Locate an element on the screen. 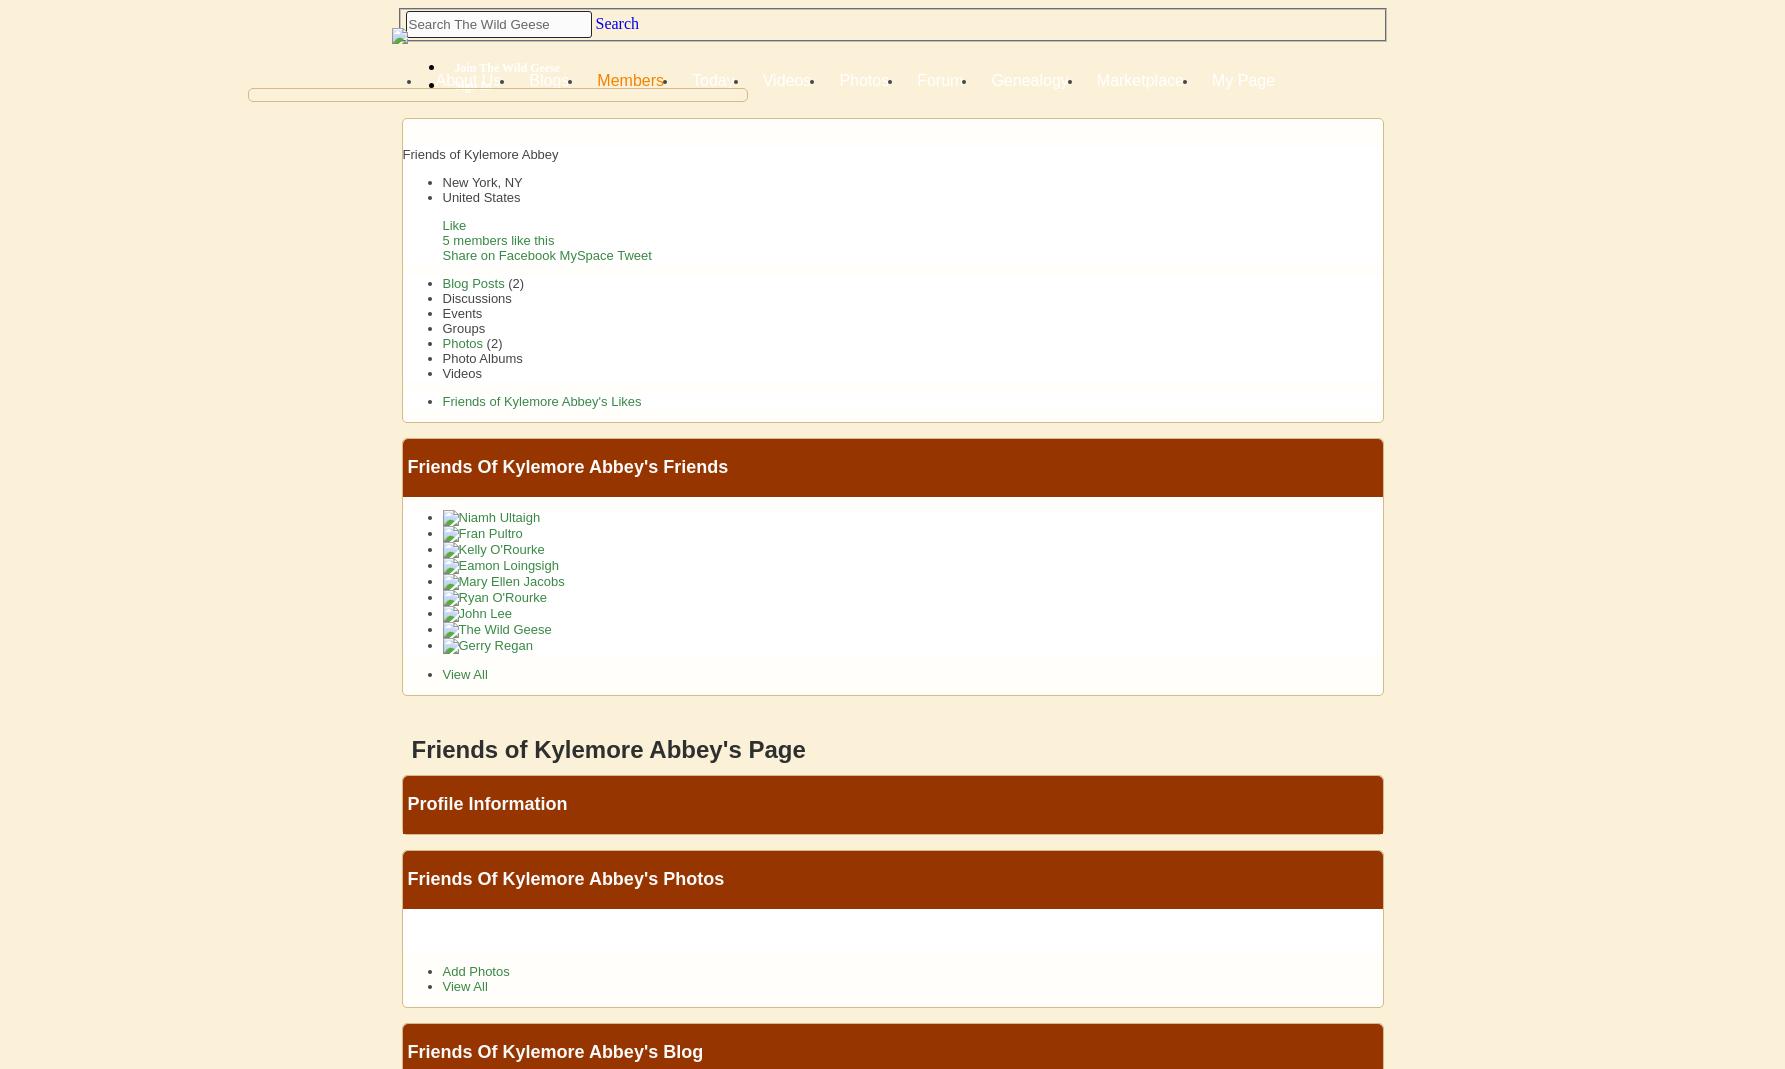 This screenshot has height=1069, width=1785. 'United States' is located at coordinates (480, 197).